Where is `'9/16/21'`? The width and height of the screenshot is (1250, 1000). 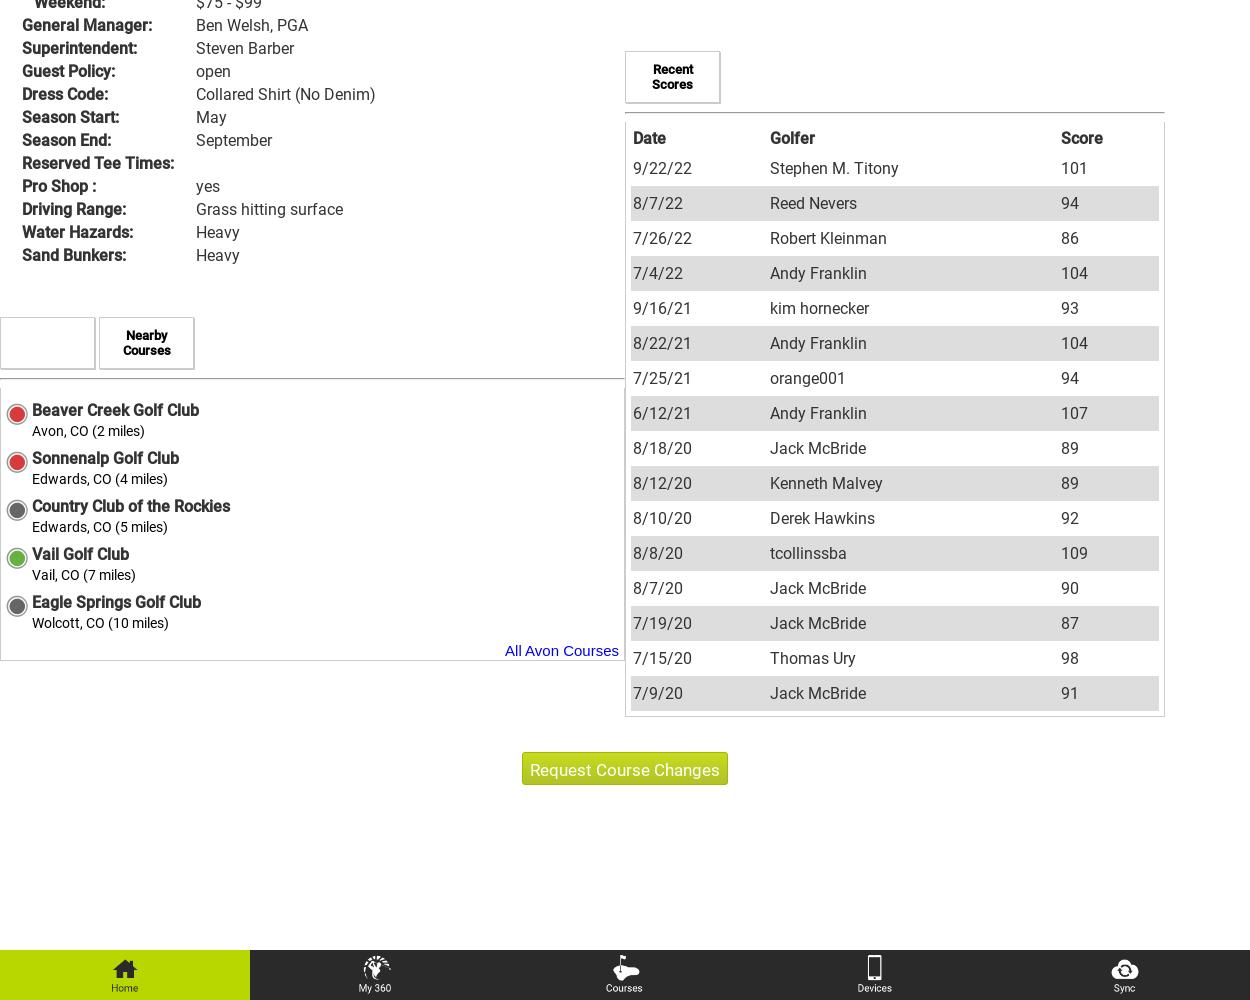
'9/16/21' is located at coordinates (633, 307).